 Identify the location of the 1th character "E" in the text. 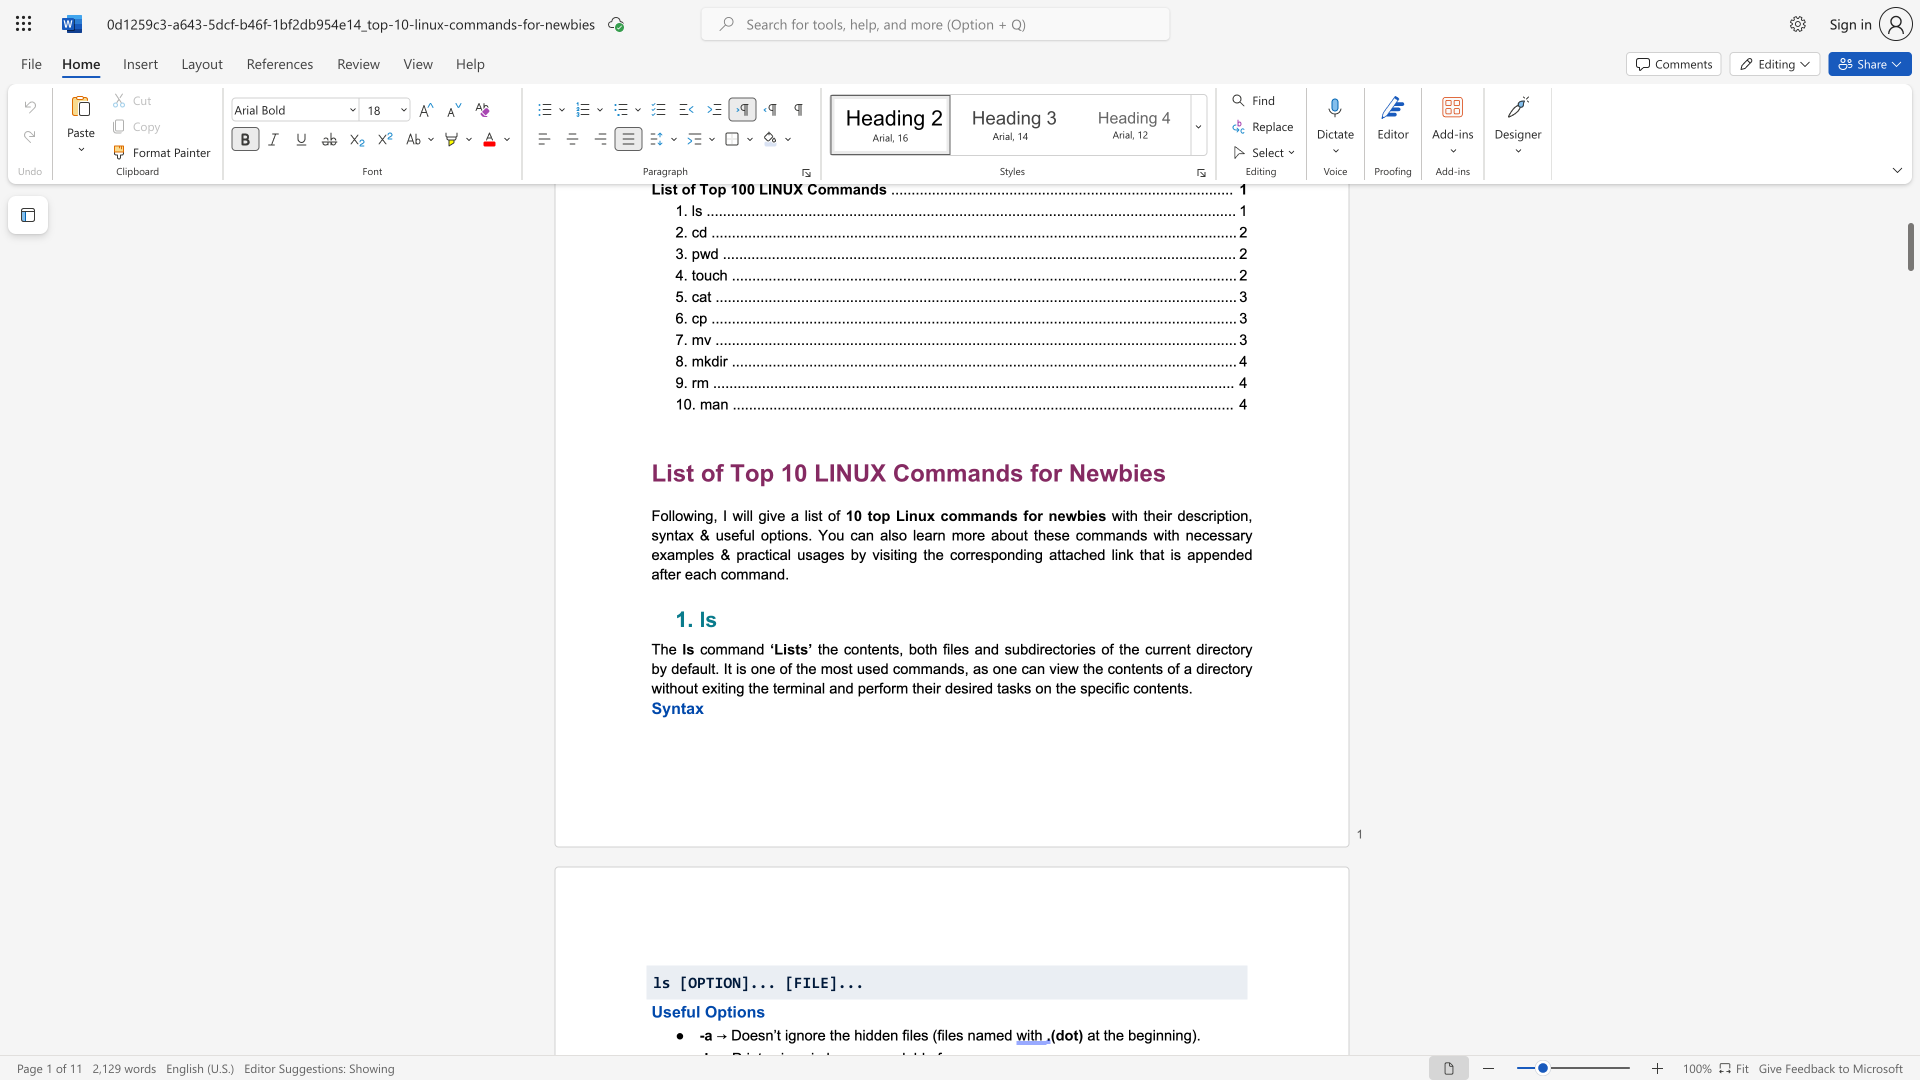
(824, 981).